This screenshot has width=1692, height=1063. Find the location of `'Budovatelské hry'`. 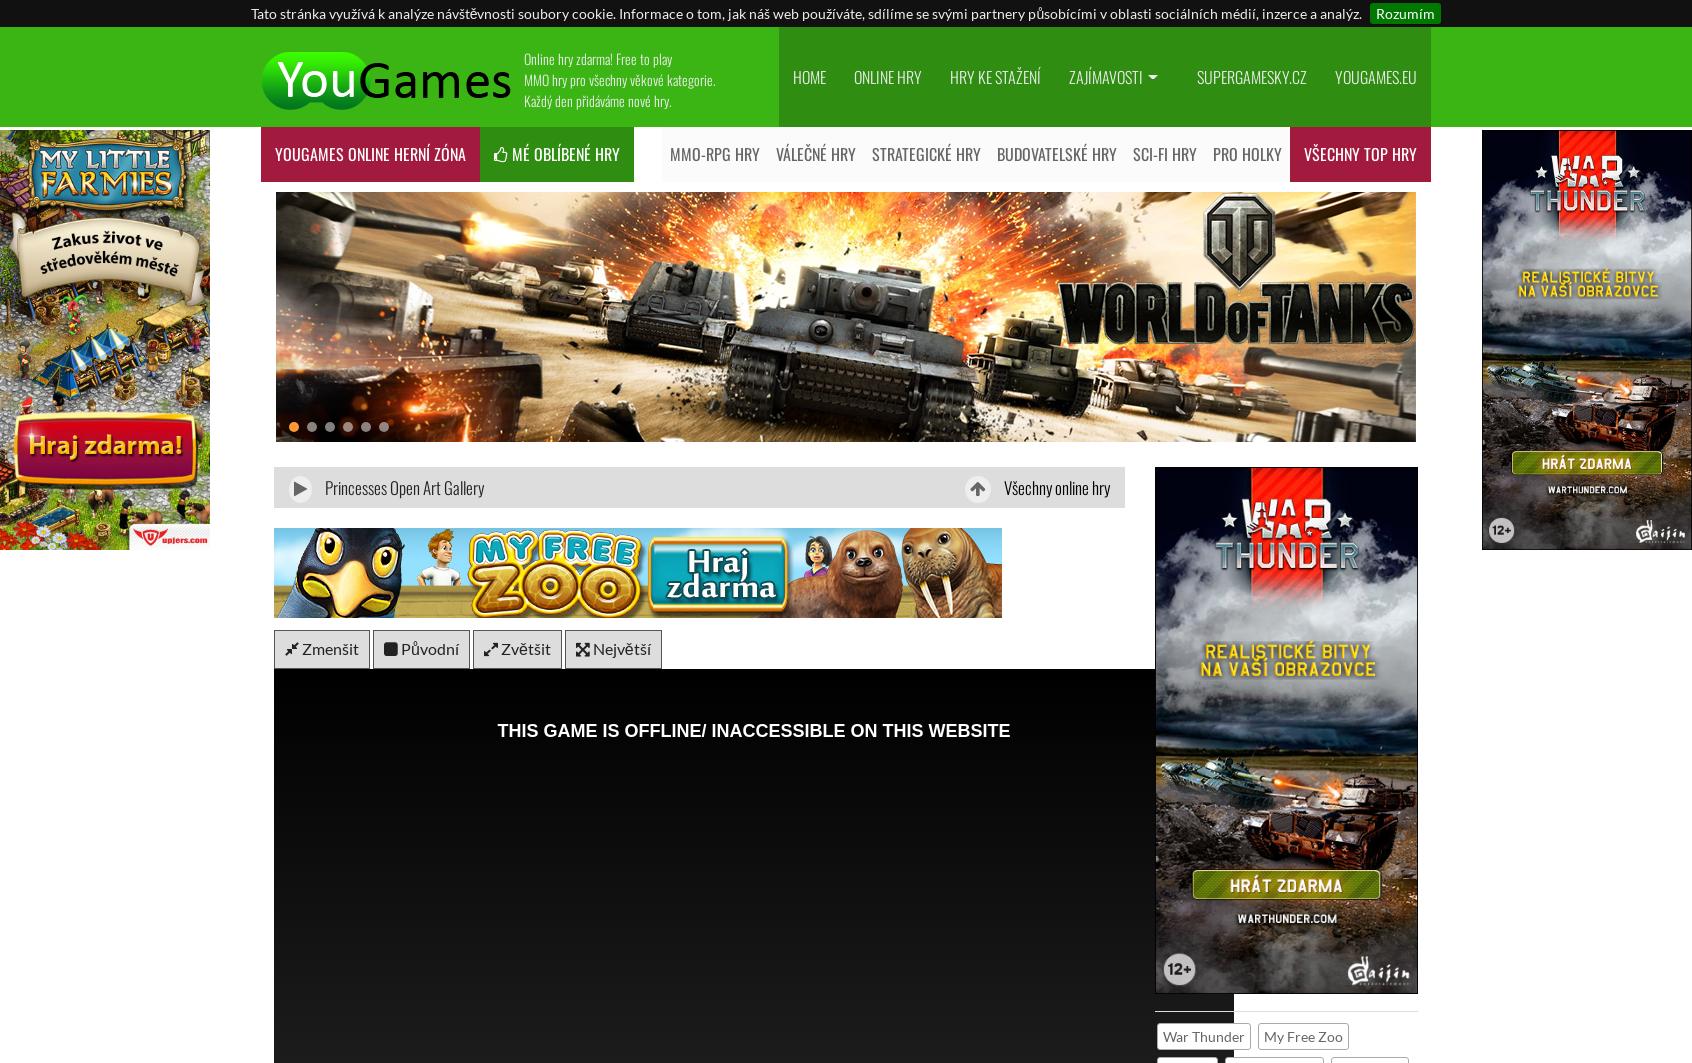

'Budovatelské hry' is located at coordinates (1055, 154).